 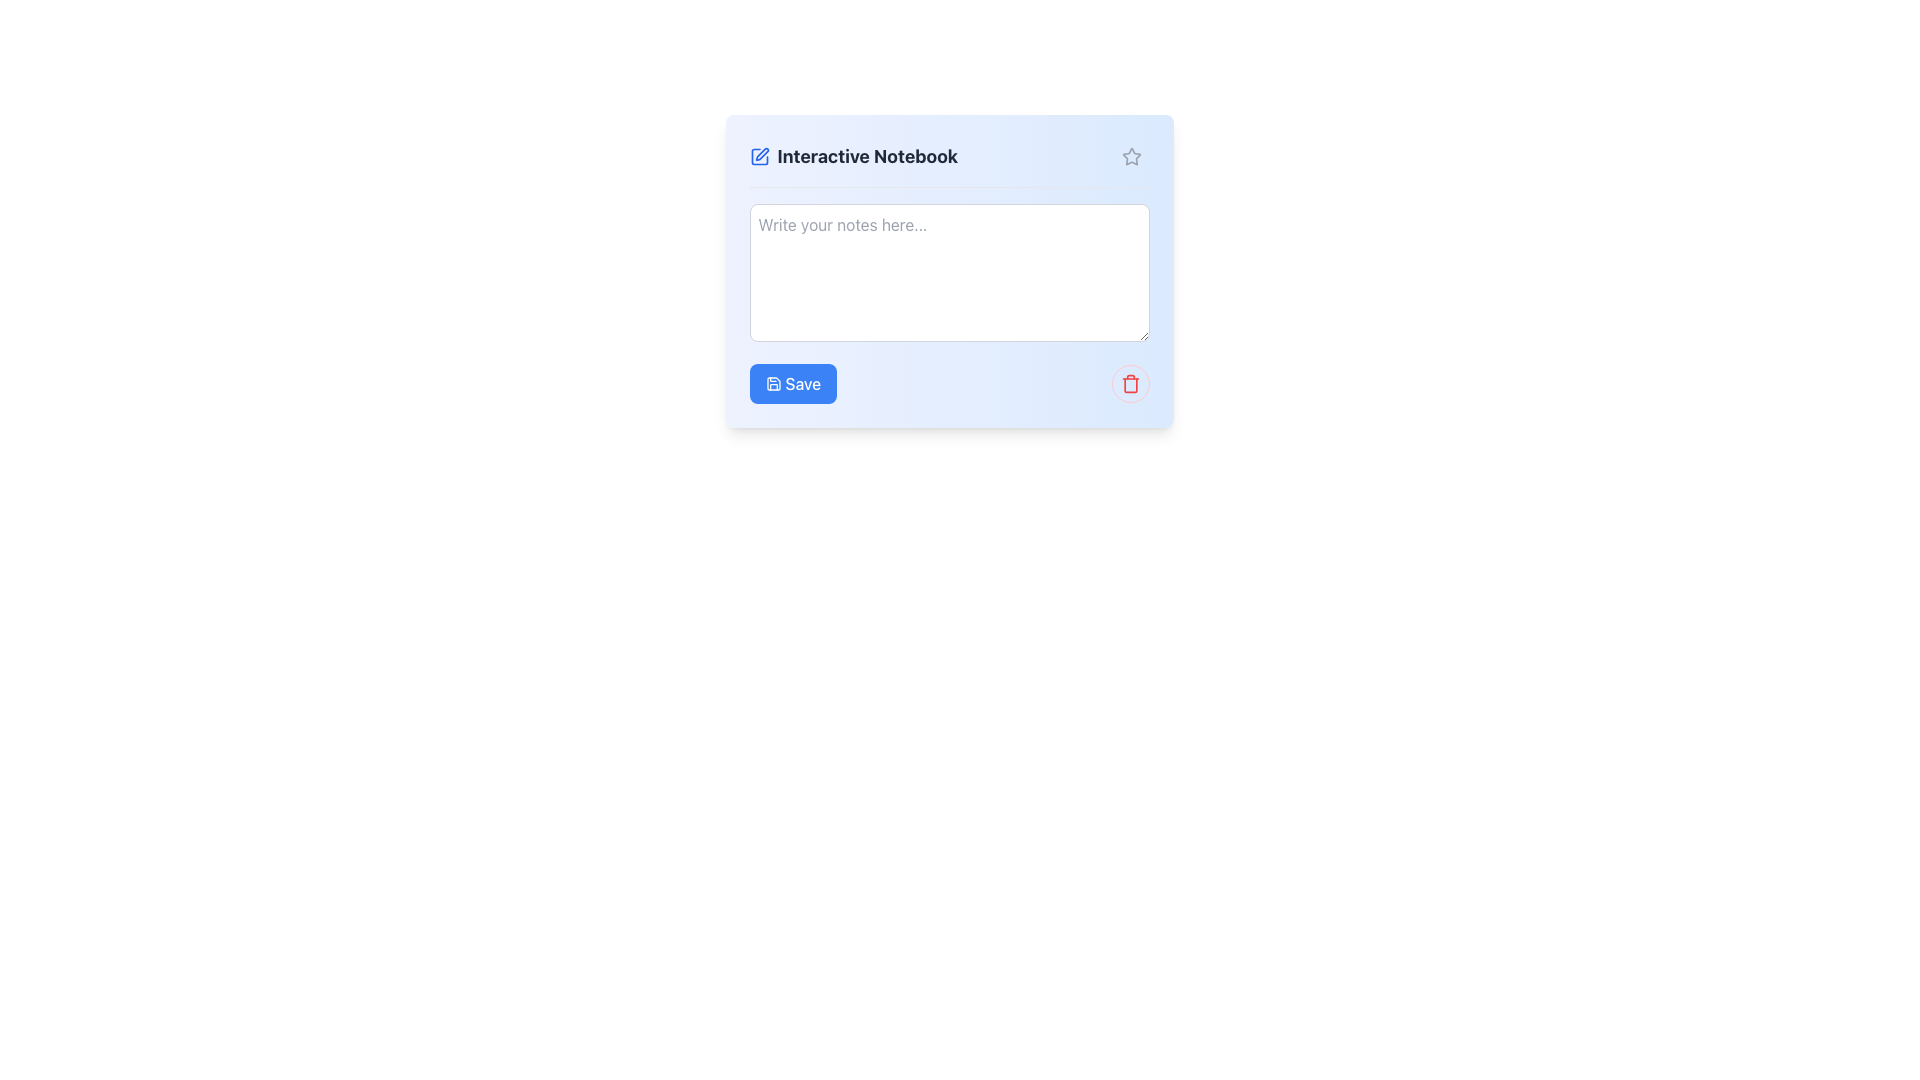 I want to click on the pen icon representing editing or customization, located to the left of the title 'Interactive Notebook', so click(x=758, y=156).